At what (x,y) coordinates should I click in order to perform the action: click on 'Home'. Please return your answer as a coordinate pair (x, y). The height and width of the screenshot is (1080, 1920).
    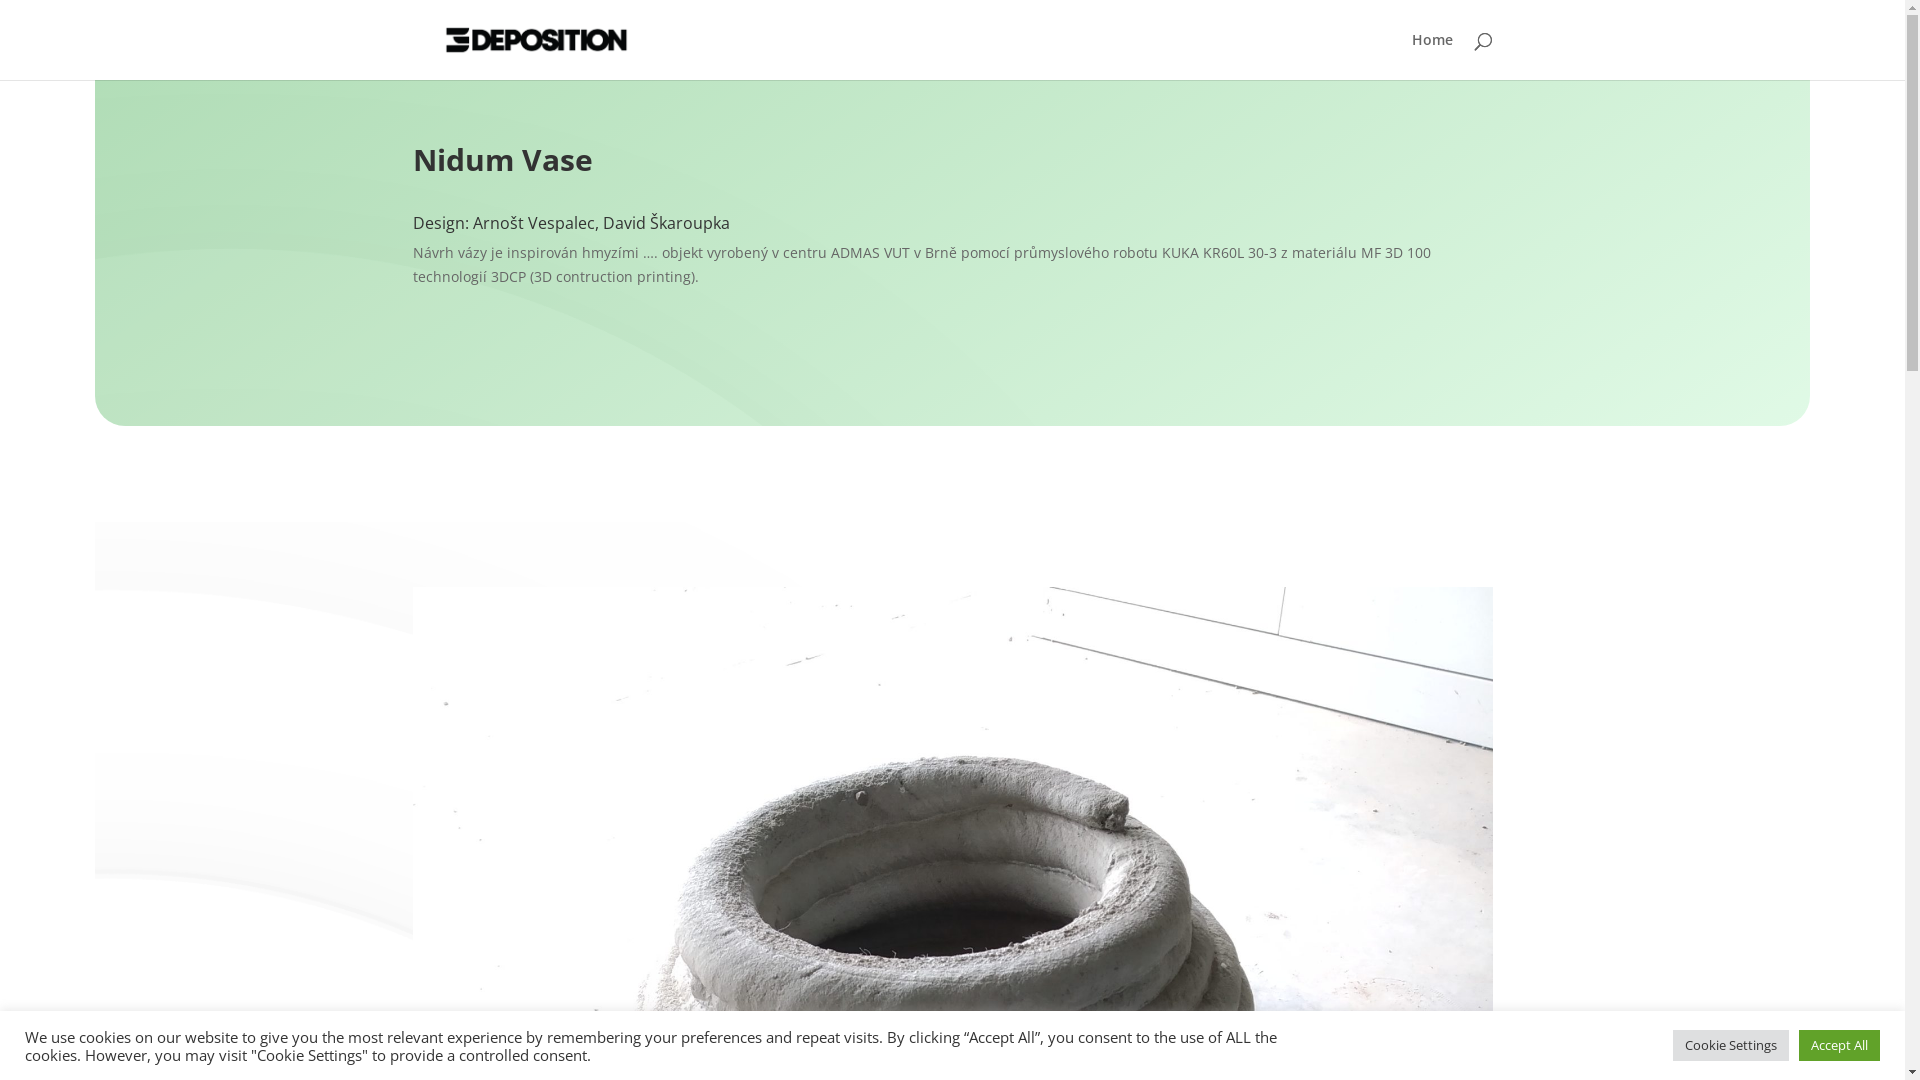
    Looking at the image, I should click on (1431, 55).